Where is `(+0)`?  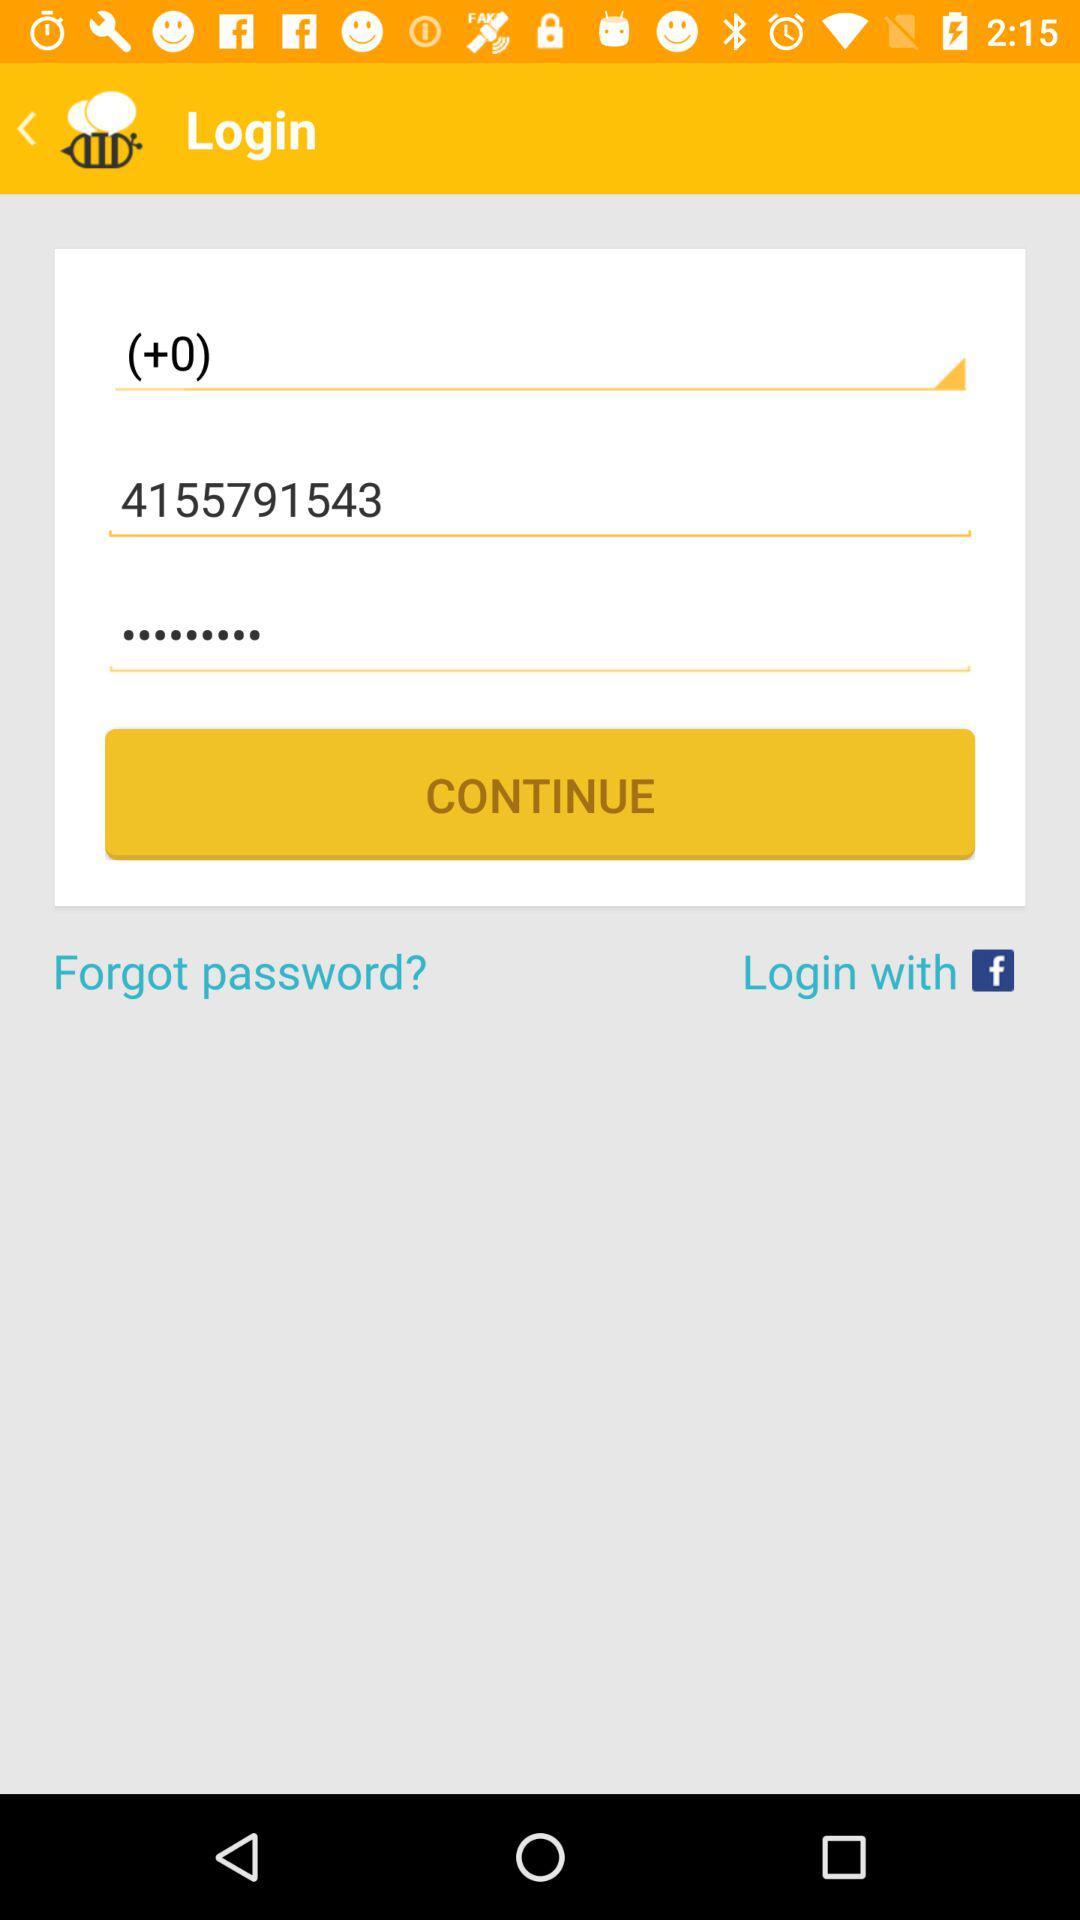 (+0) is located at coordinates (540, 352).